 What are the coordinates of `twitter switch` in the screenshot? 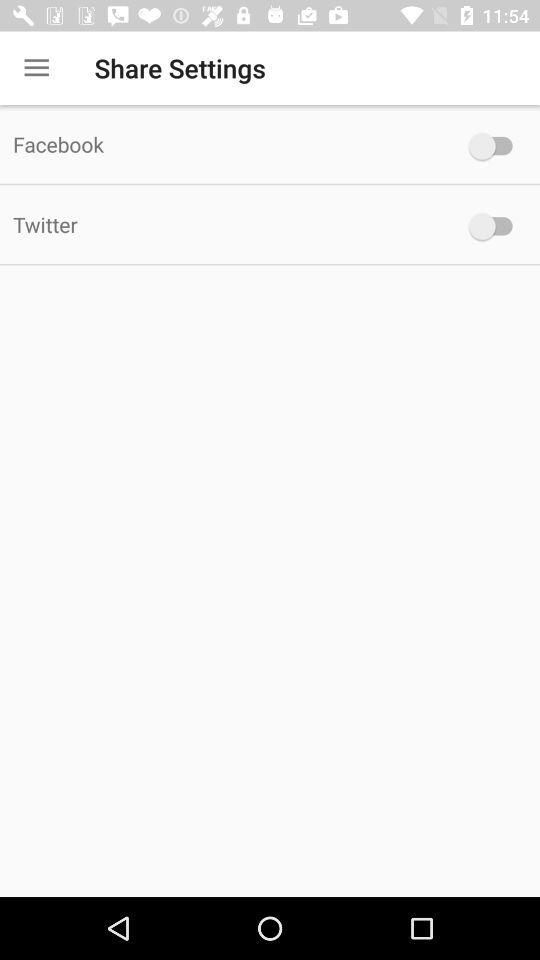 It's located at (494, 226).